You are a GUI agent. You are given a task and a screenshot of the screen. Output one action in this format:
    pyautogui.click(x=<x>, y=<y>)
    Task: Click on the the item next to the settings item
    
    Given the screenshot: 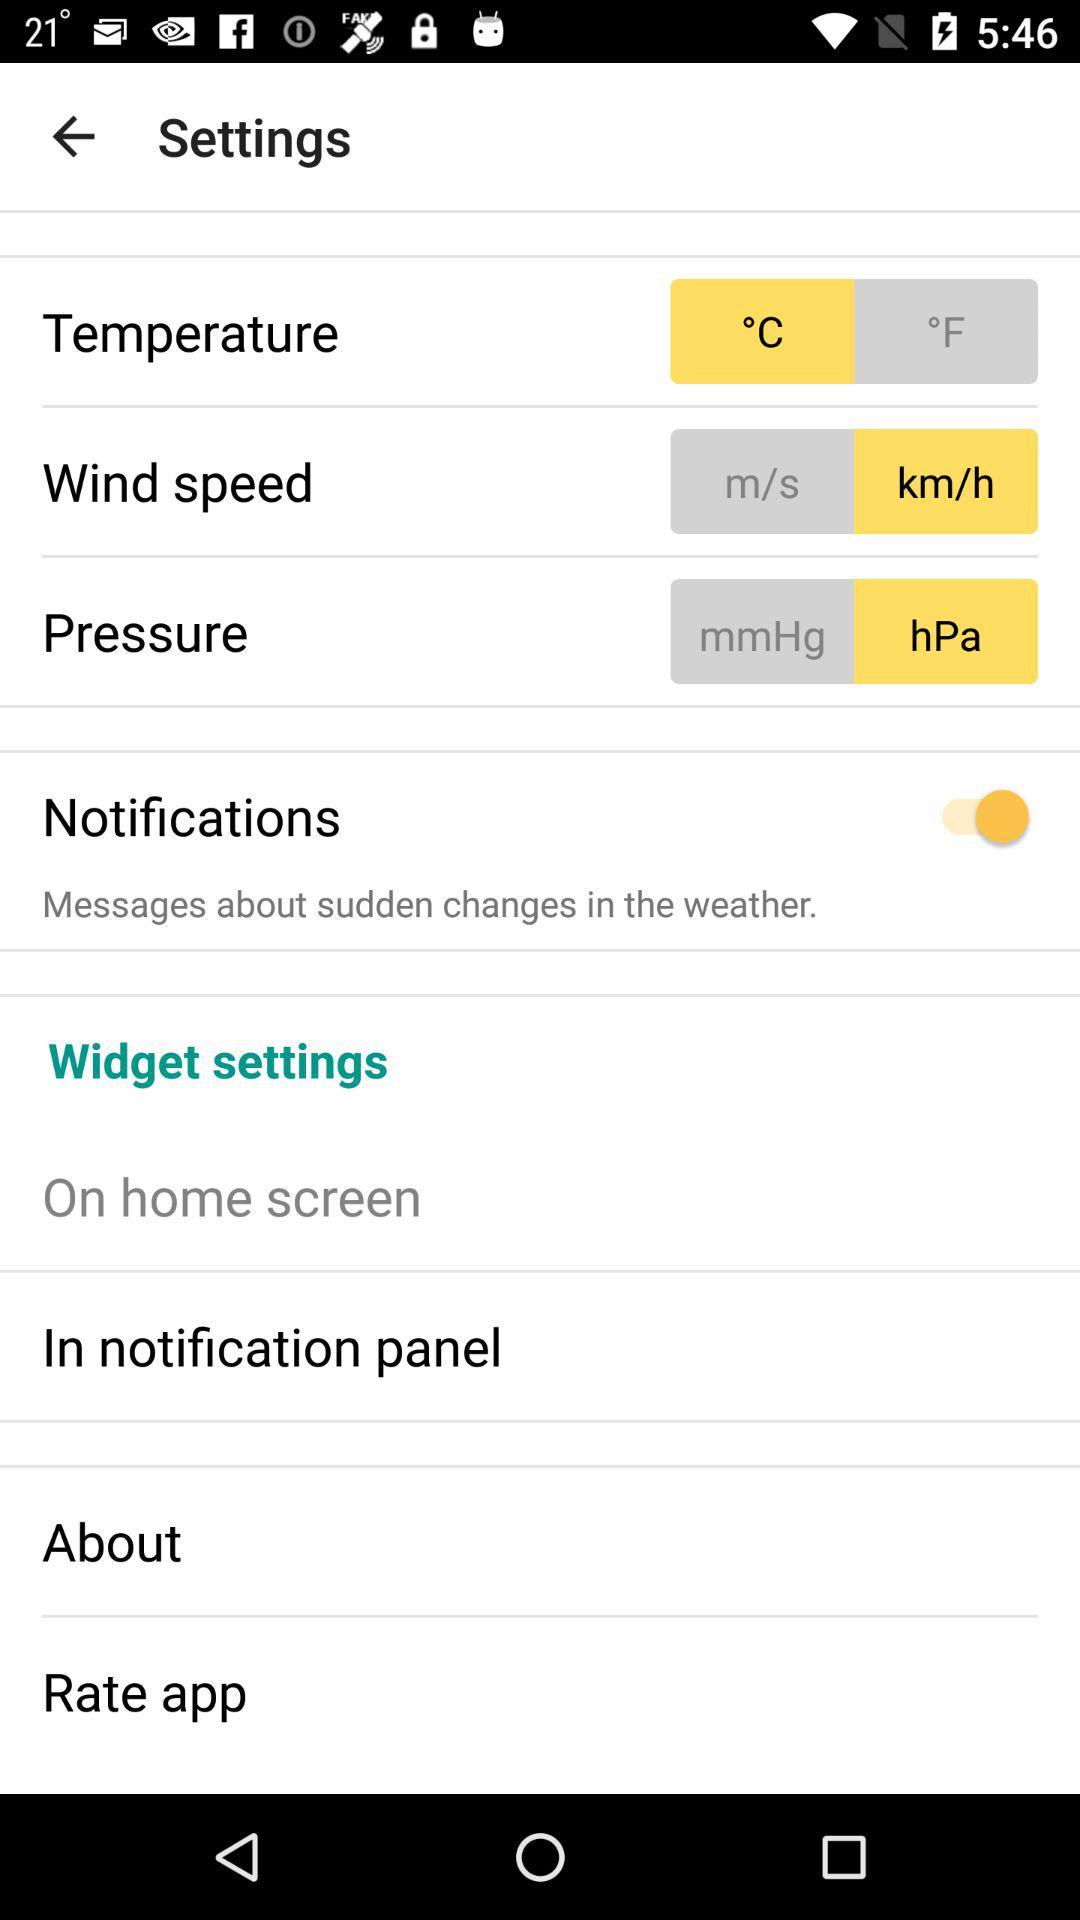 What is the action you would take?
    pyautogui.click(x=72, y=135)
    